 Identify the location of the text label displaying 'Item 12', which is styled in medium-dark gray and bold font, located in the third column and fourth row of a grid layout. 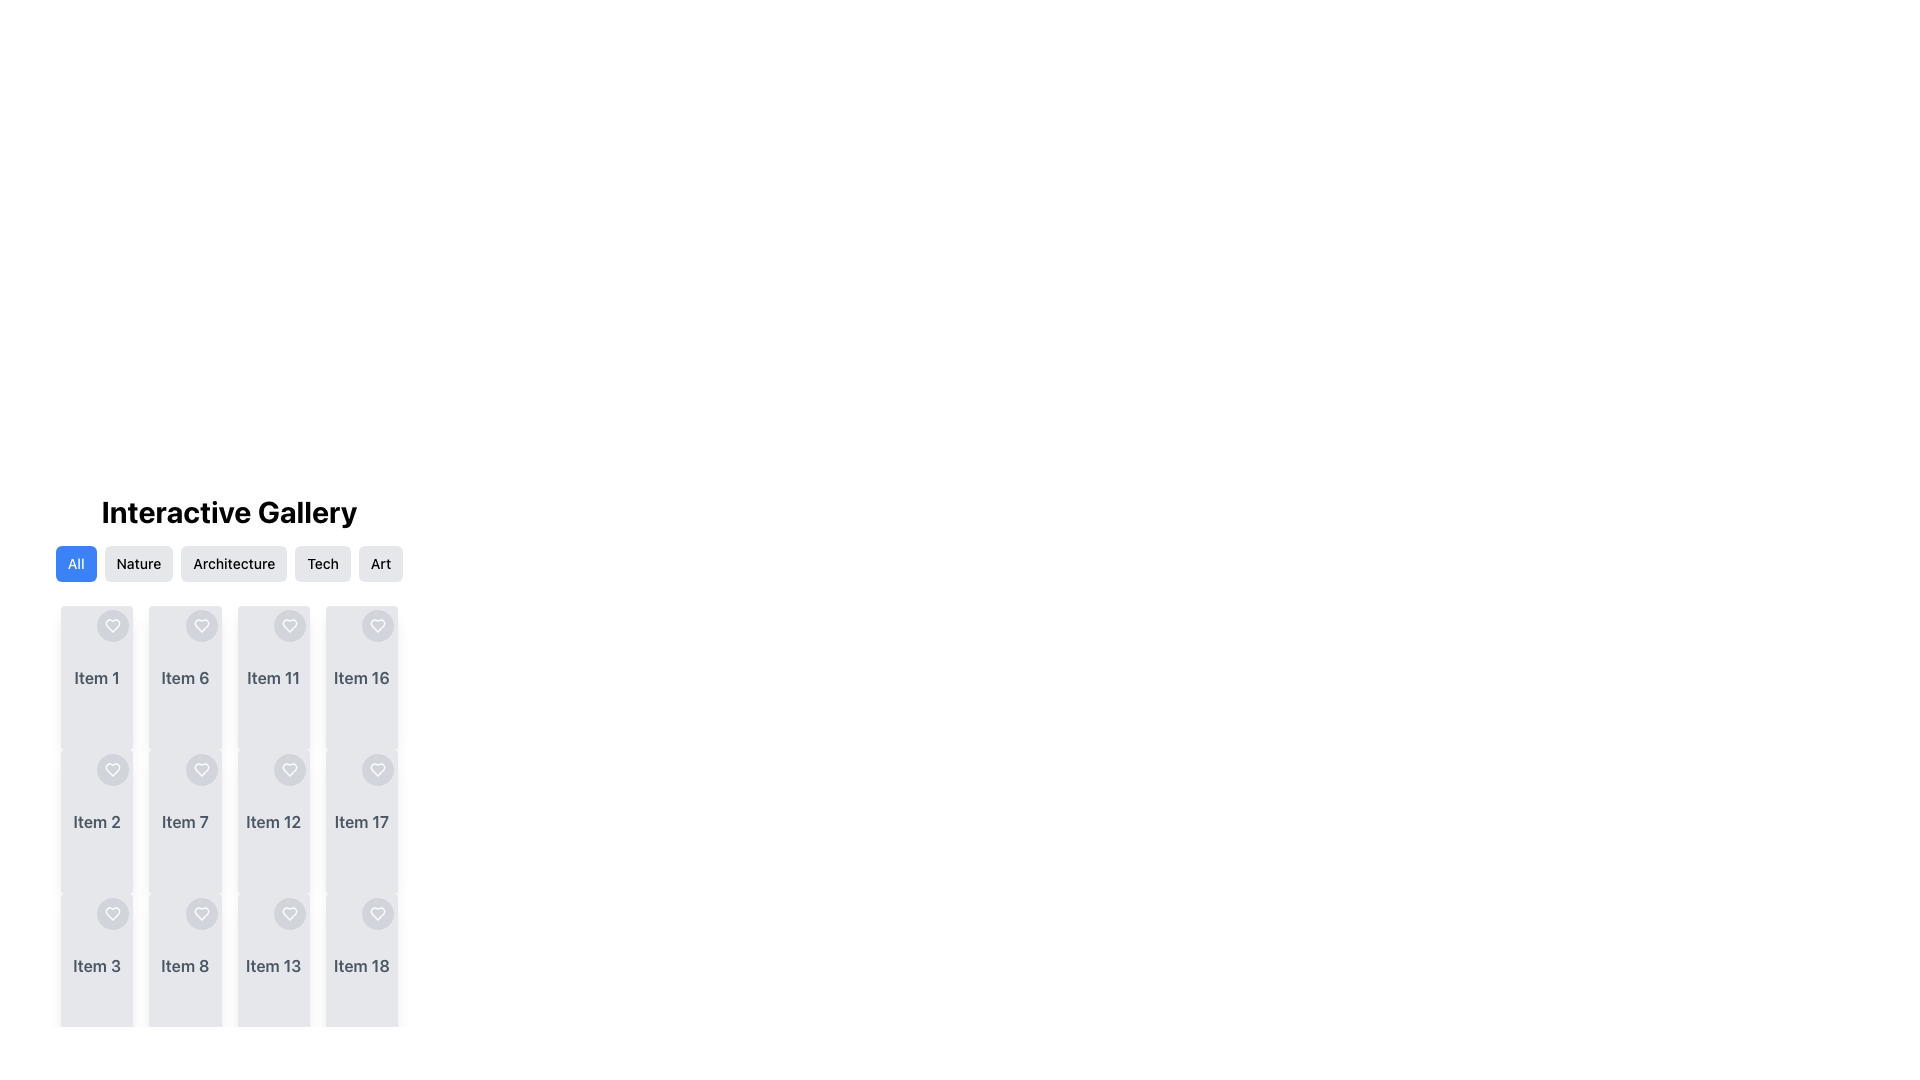
(272, 821).